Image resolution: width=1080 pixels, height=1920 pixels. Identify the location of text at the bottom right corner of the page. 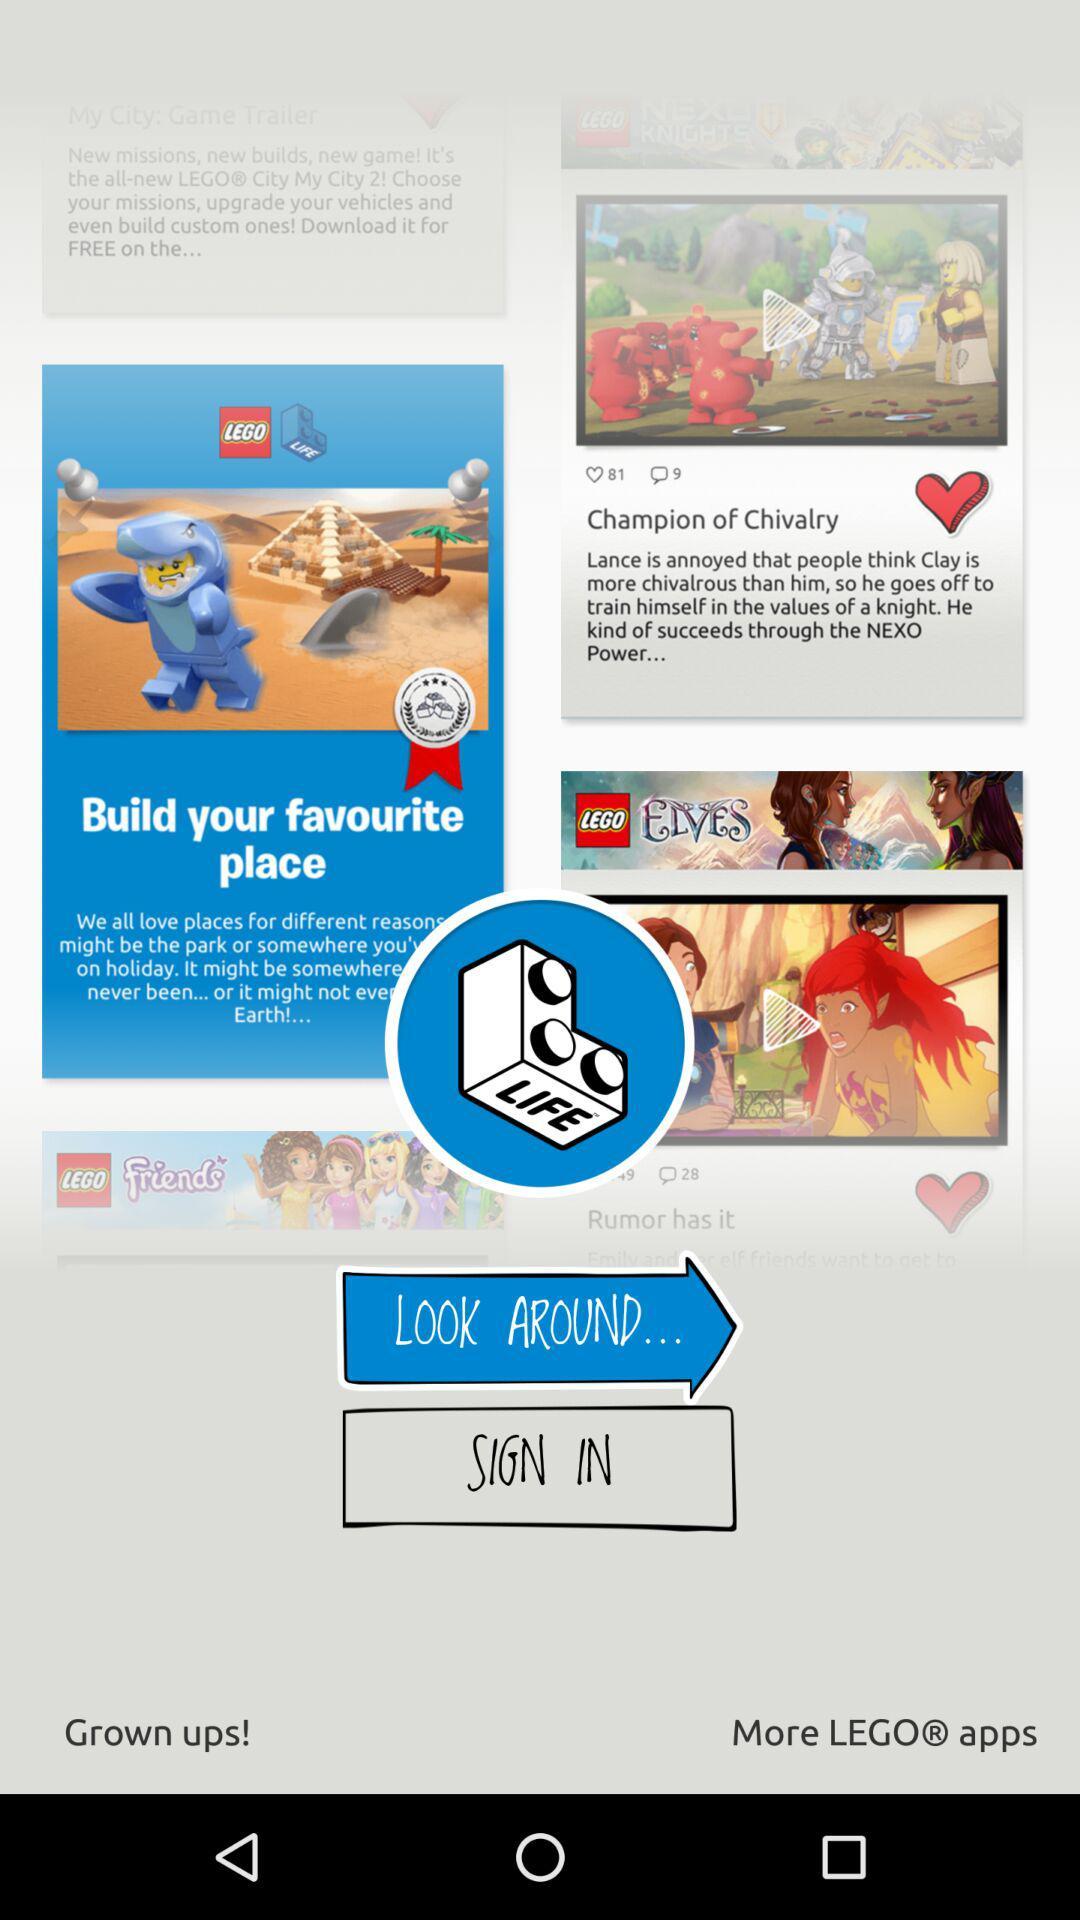
(798, 1732).